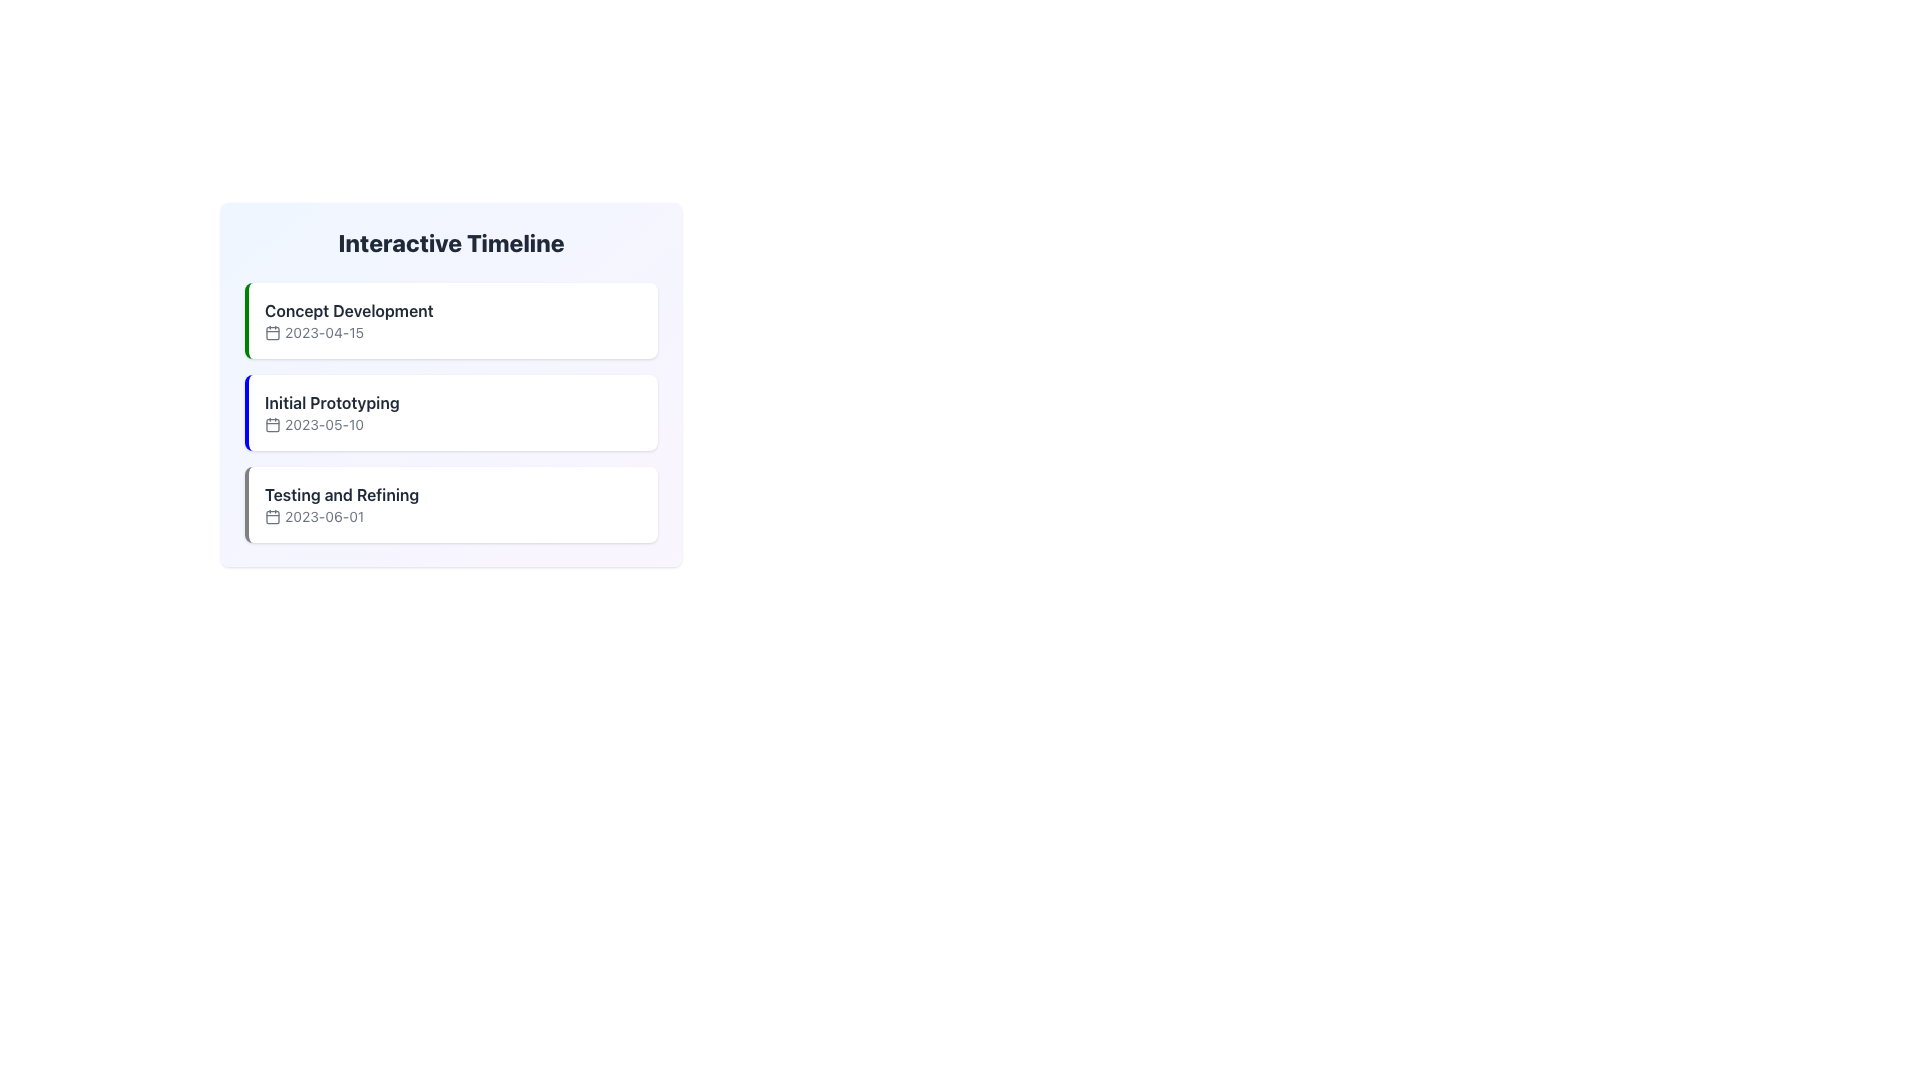 This screenshot has width=1920, height=1080. Describe the element at coordinates (342, 494) in the screenshot. I see `the text label that reads 'Testing and Refining', located at the top-left corner of the bottom-most card under the header 'Interactive Timeline'` at that location.